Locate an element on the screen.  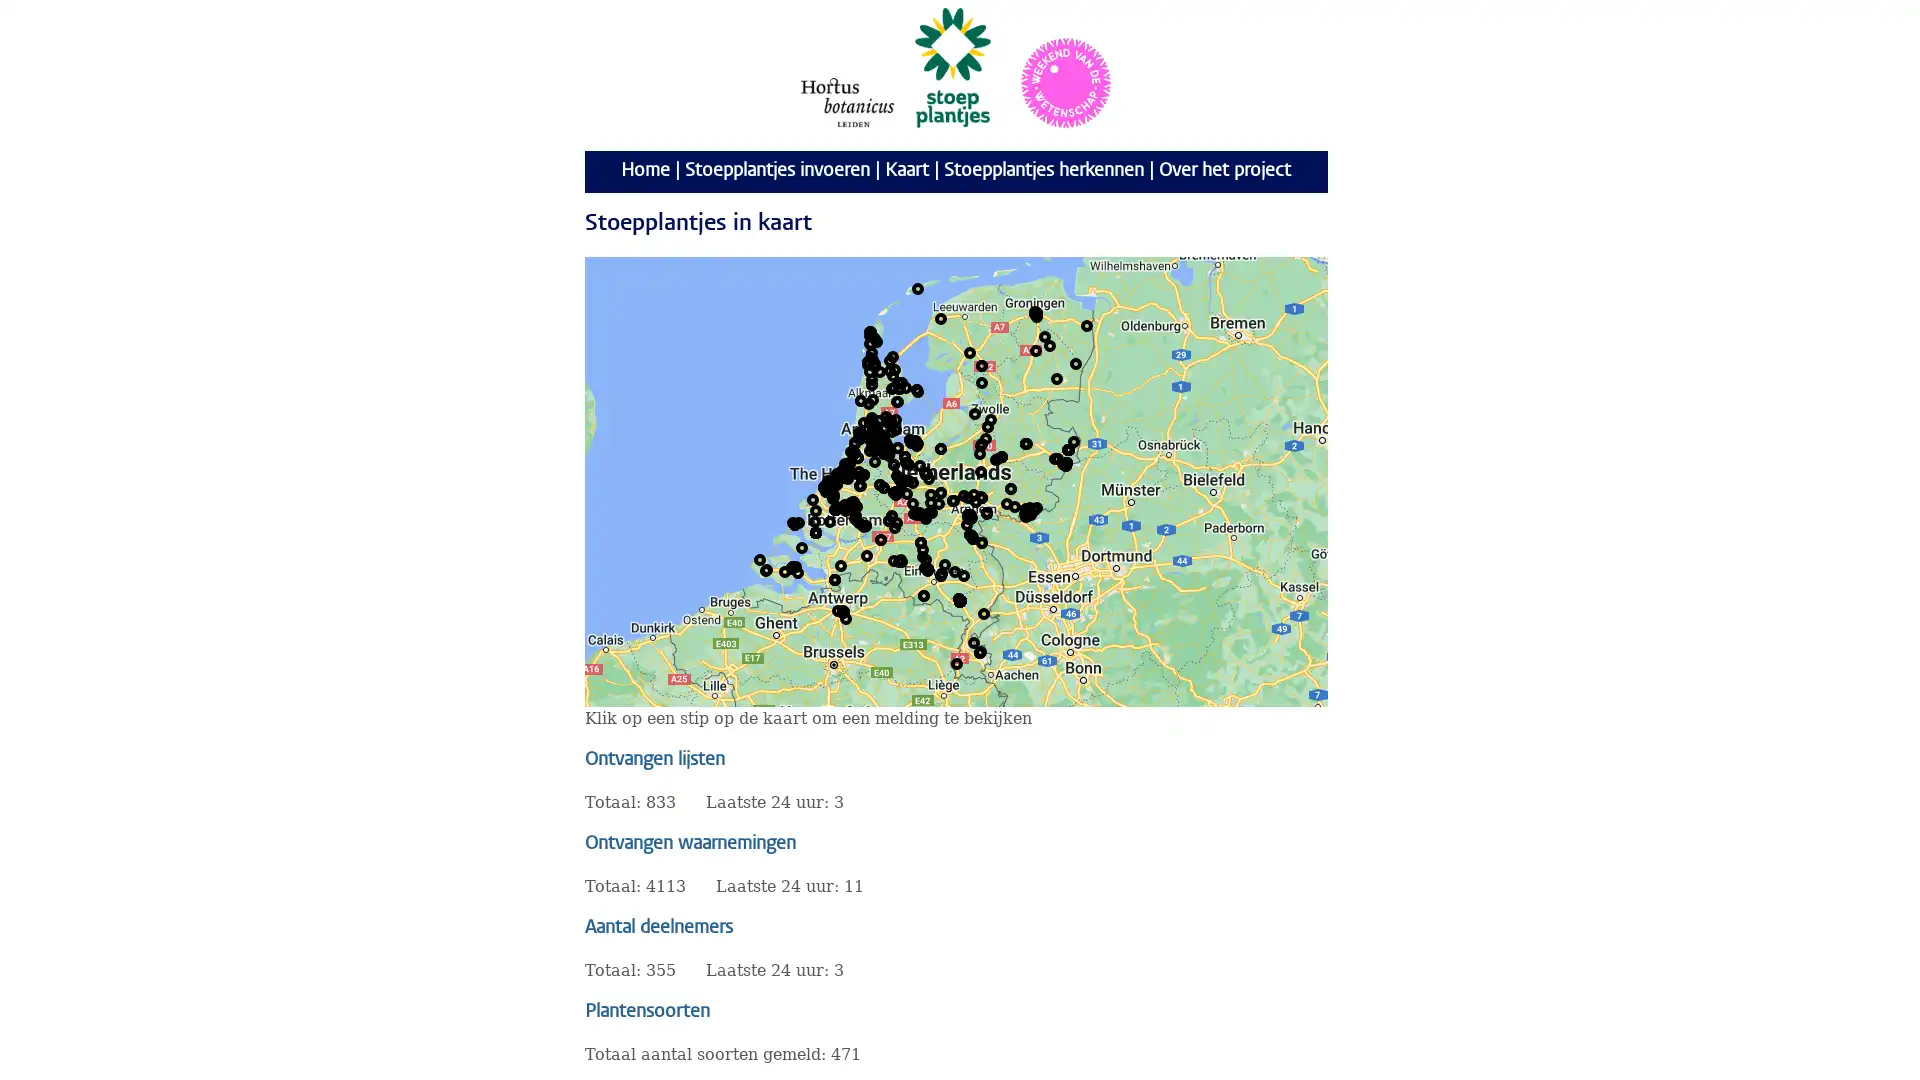
Telling van op 08 mei 2022 is located at coordinates (1035, 508).